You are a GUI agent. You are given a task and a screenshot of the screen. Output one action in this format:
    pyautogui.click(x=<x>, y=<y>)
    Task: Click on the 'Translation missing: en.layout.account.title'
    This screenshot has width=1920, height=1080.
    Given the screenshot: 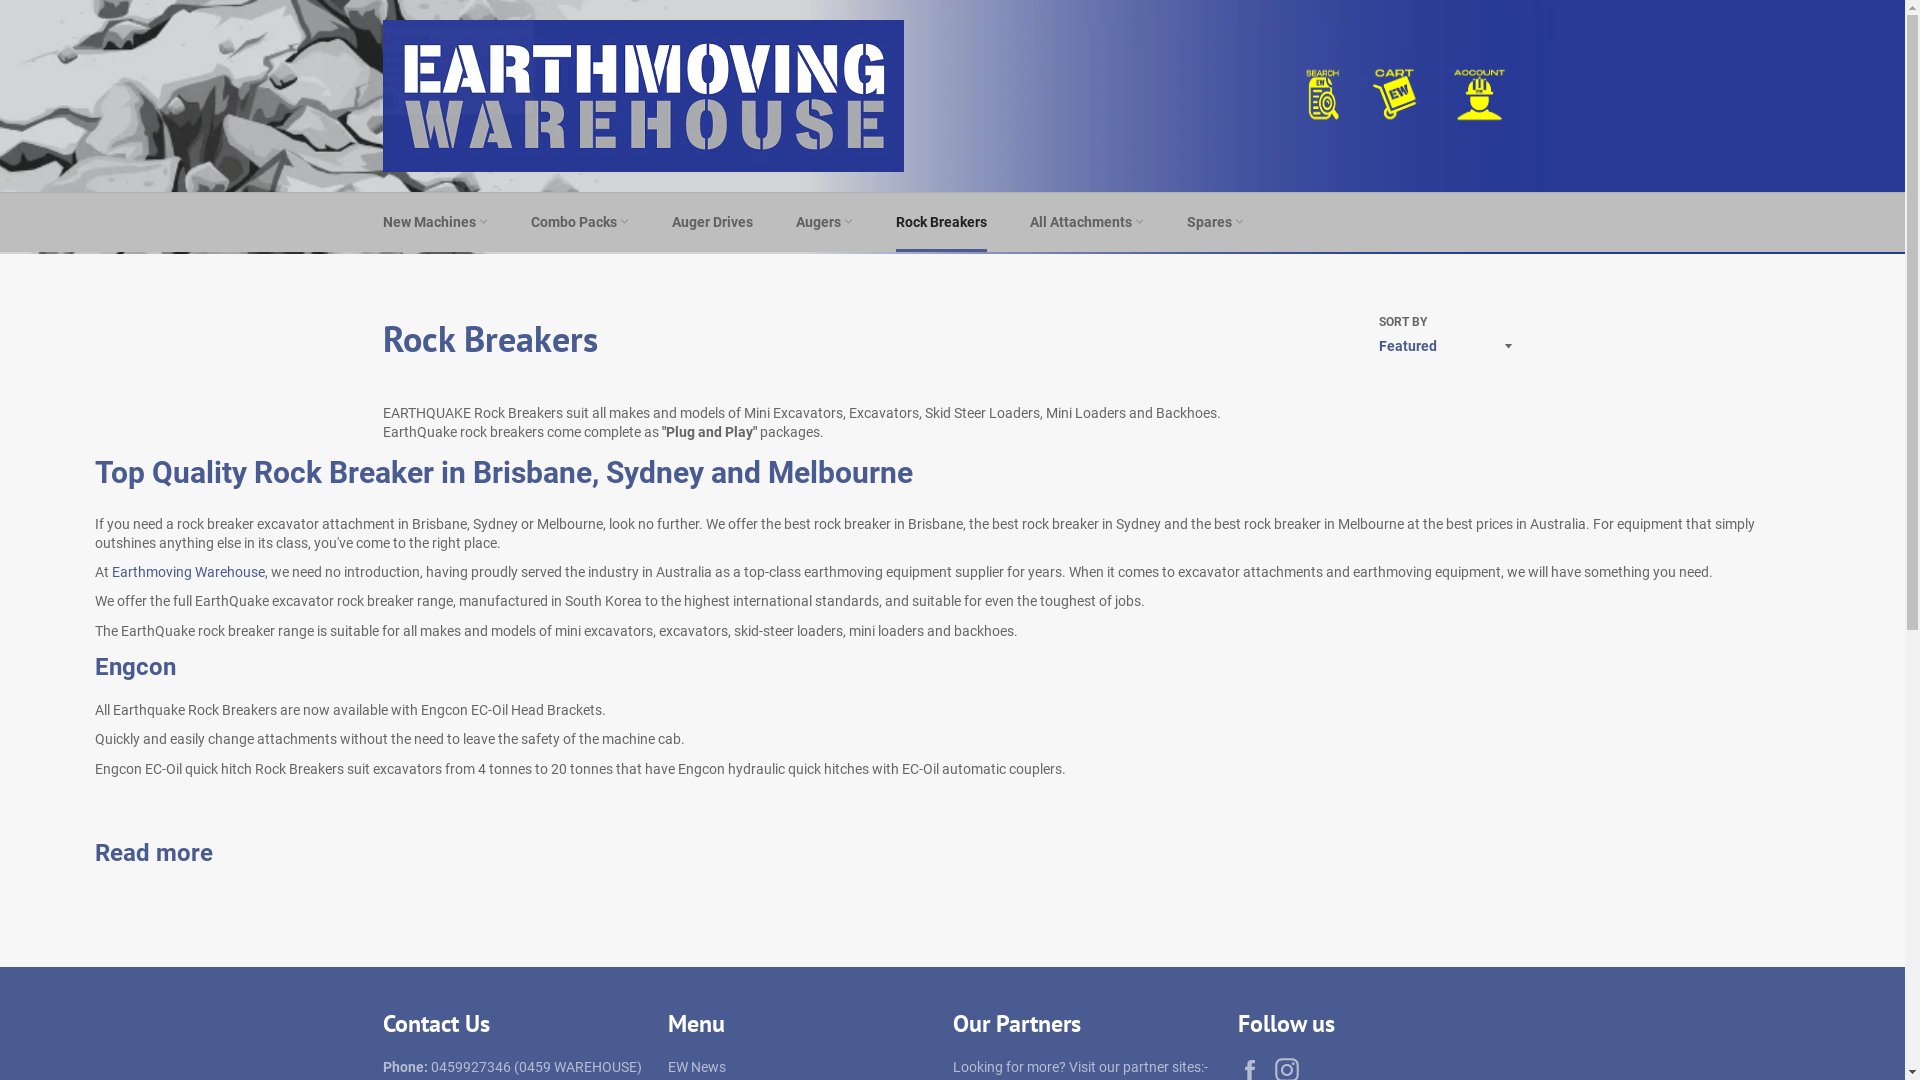 What is the action you would take?
    pyautogui.click(x=1479, y=96)
    